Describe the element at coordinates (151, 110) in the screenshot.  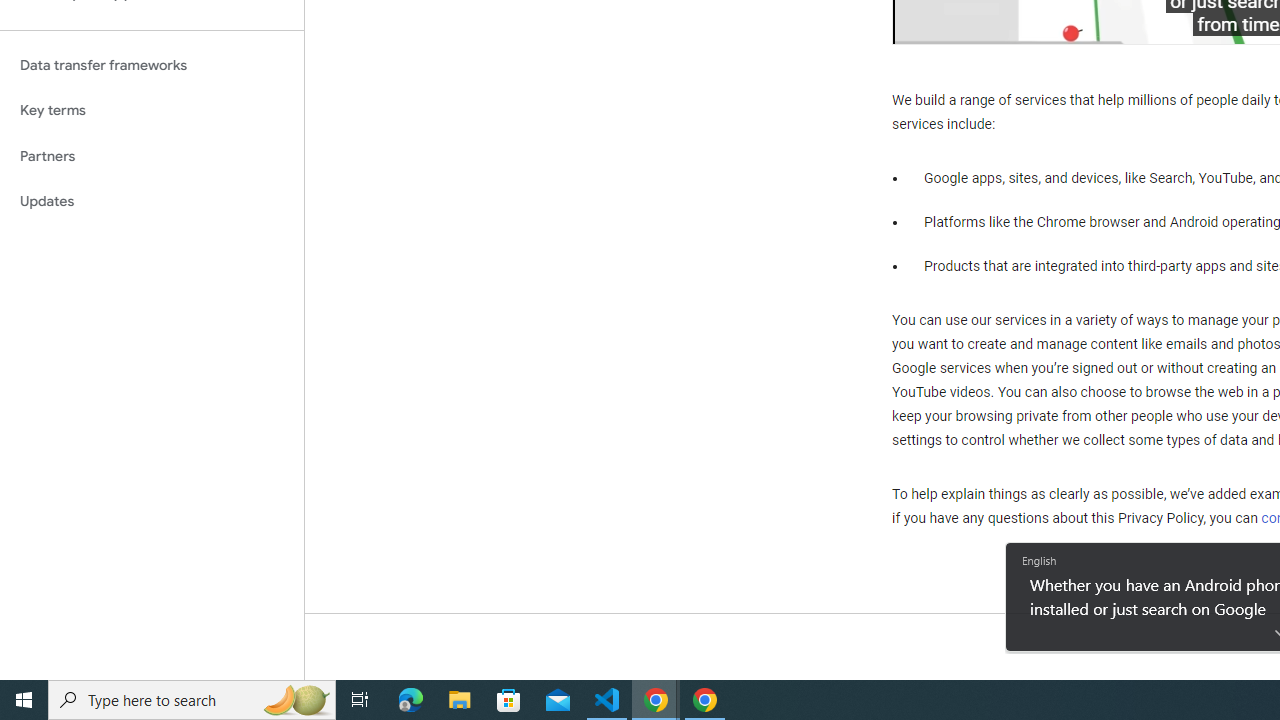
I see `'Key terms'` at that location.